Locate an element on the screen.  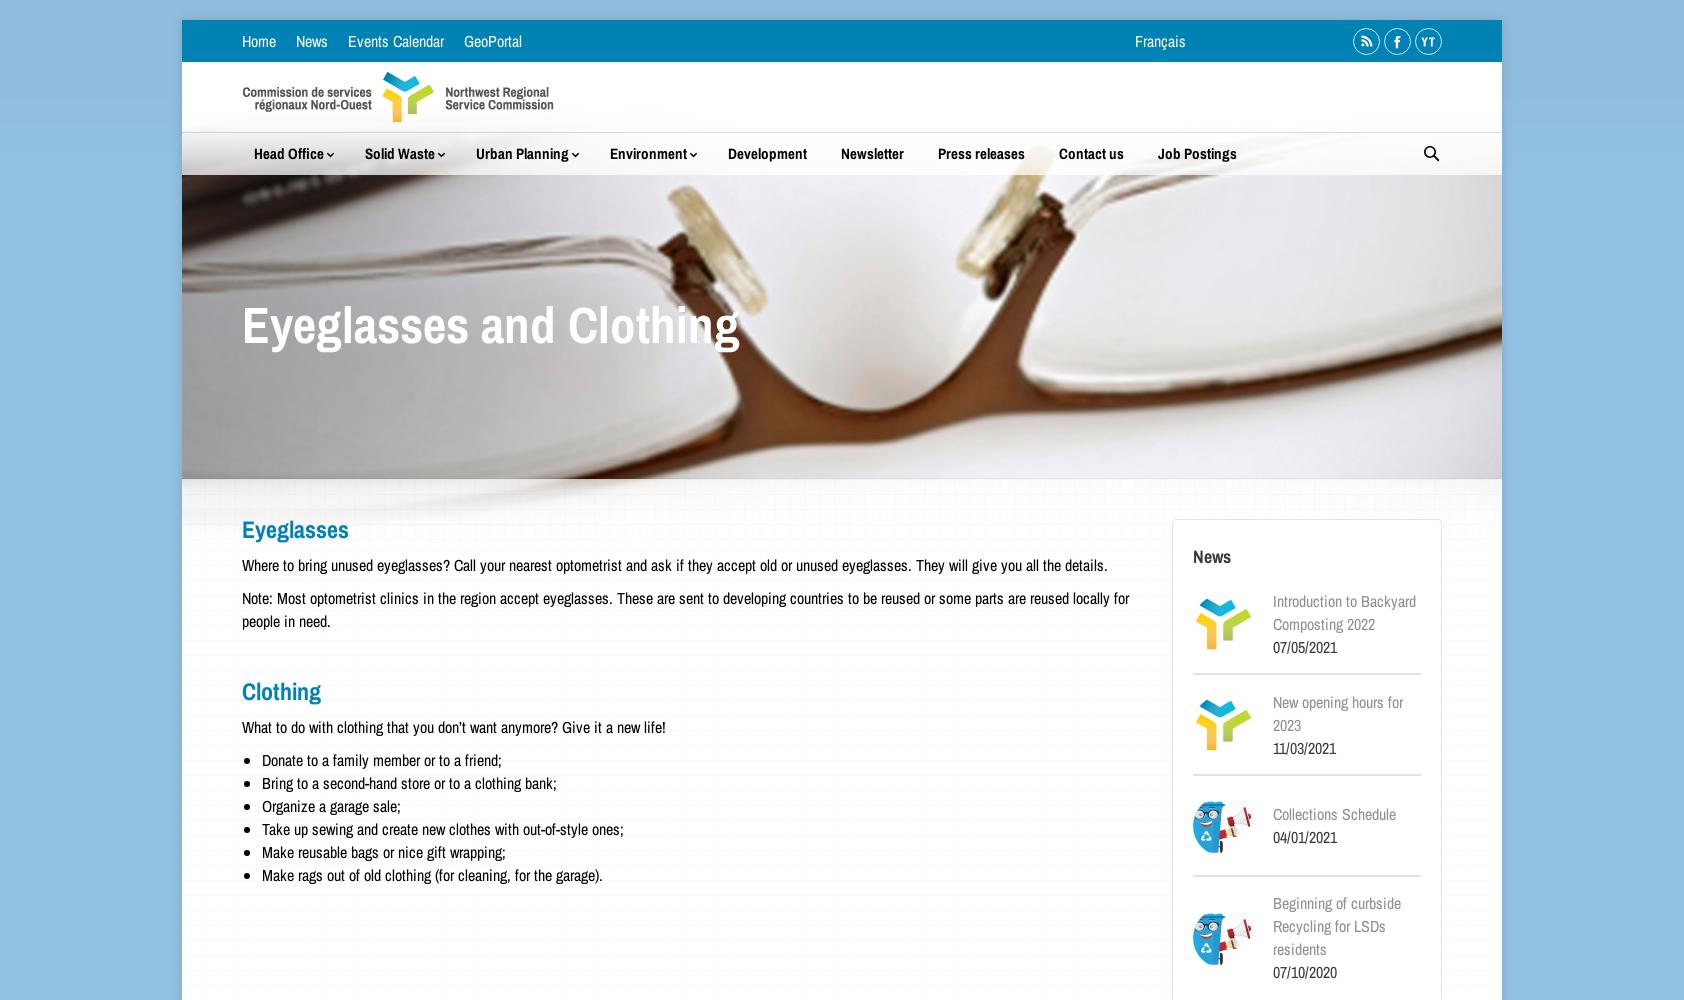
'Permit Costs/Service Fees' is located at coordinates (1171, 246).